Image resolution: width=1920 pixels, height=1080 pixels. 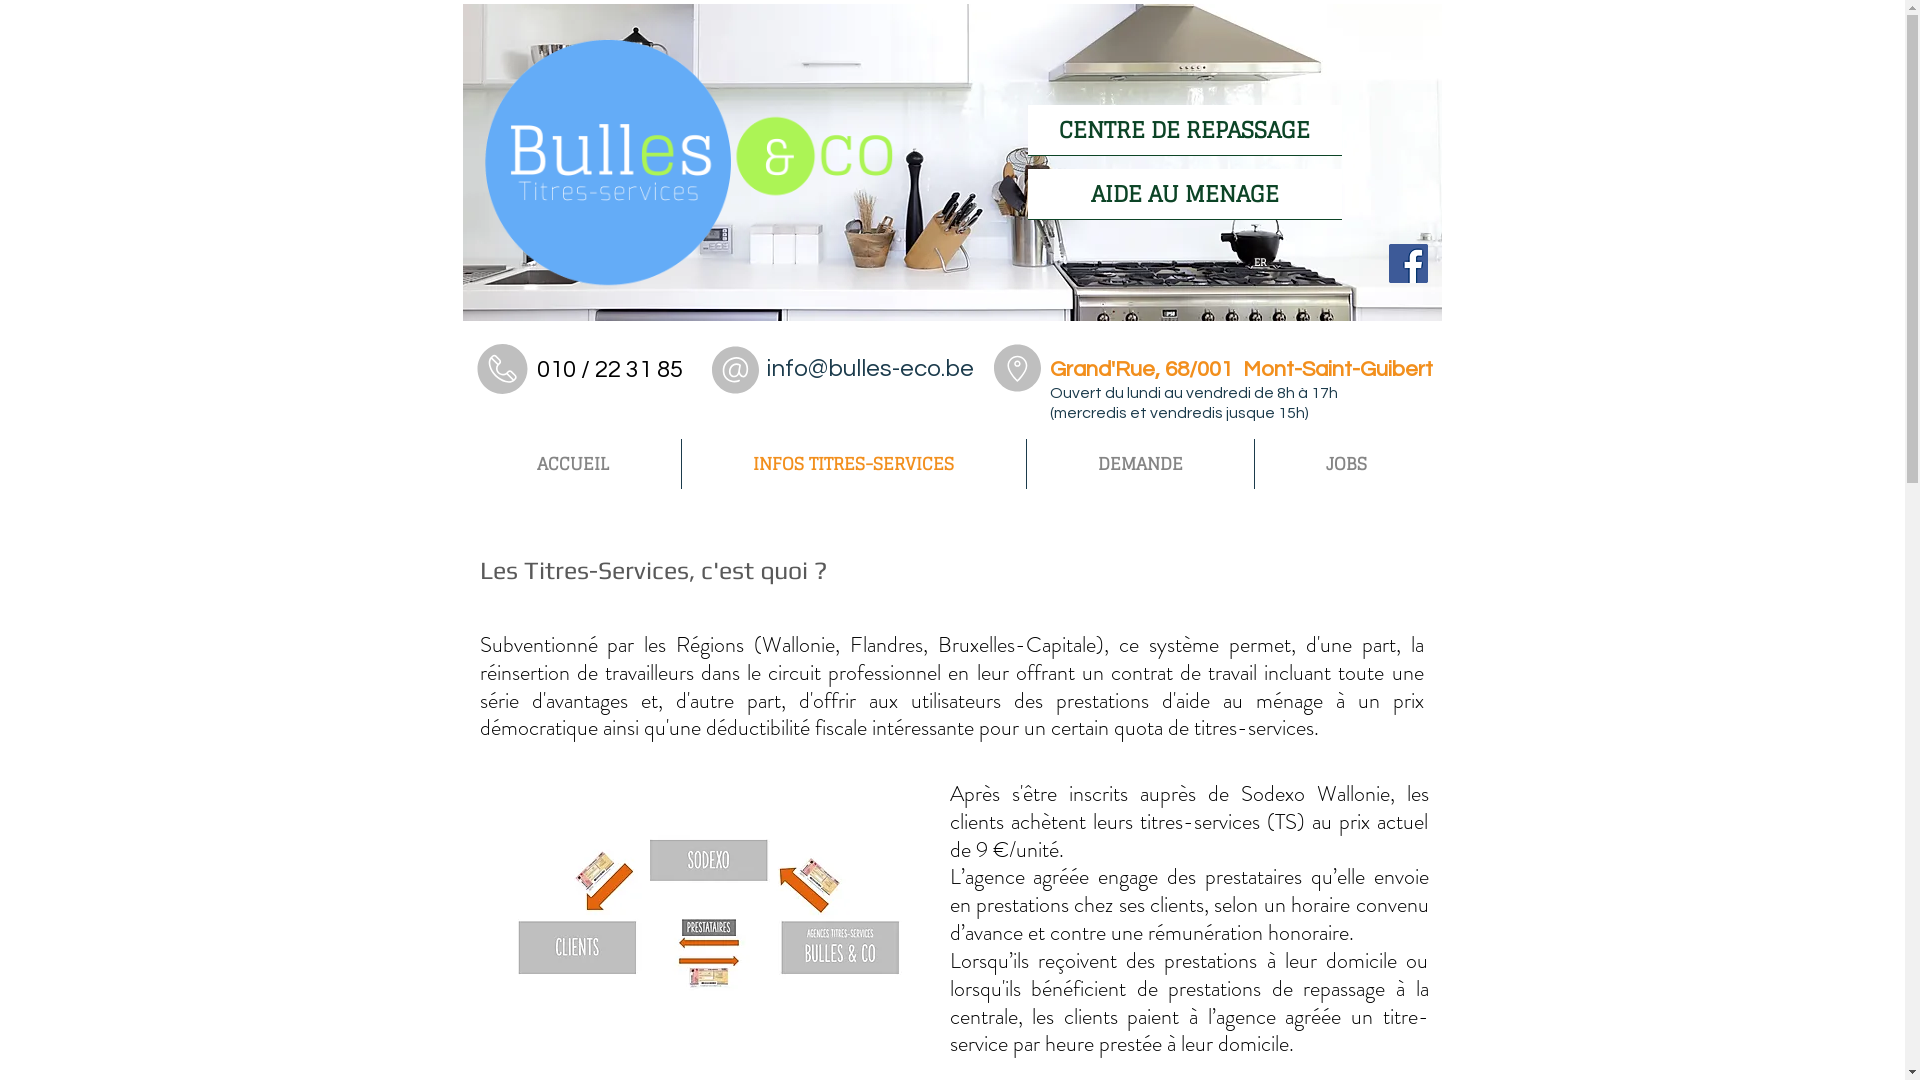 I want to click on 'info@bulles-eco.be', so click(x=869, y=368).